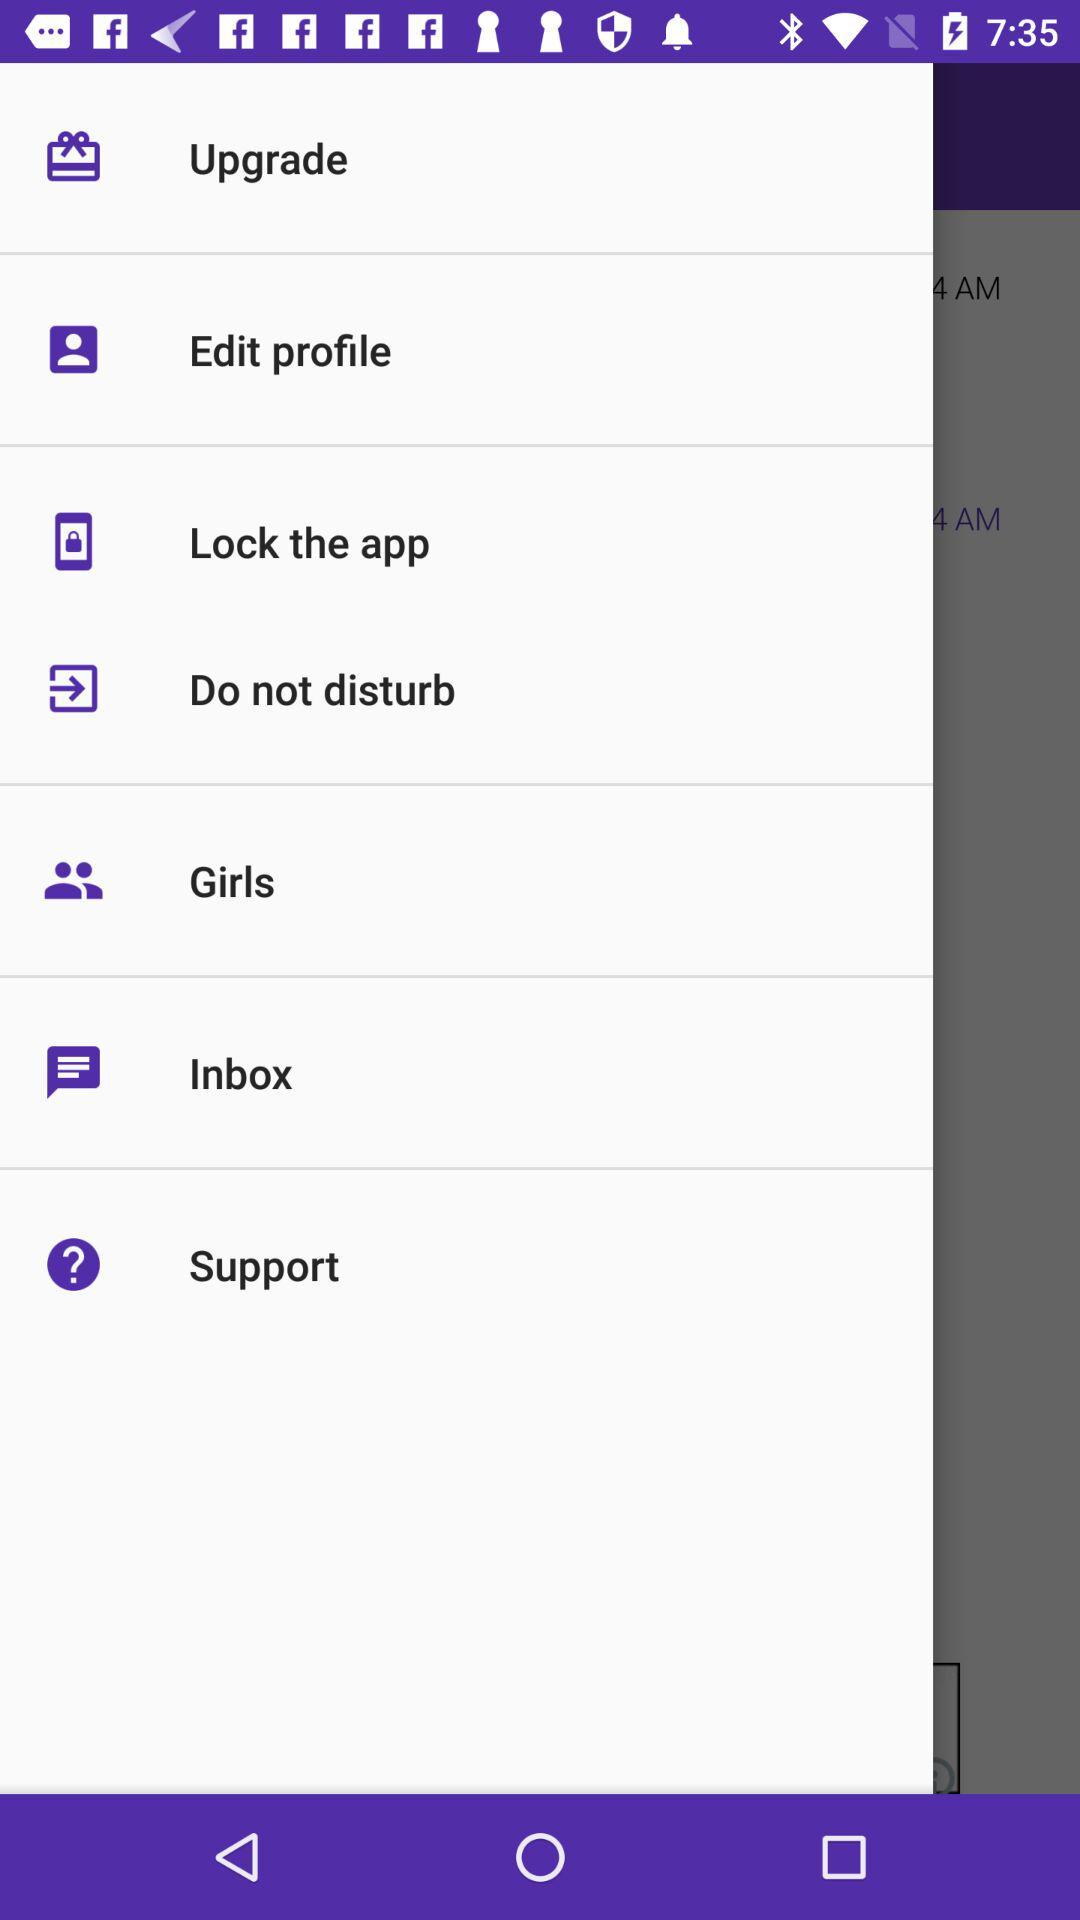 The image size is (1080, 1920). I want to click on the icon which is to the left side of the girls option, so click(115, 880).